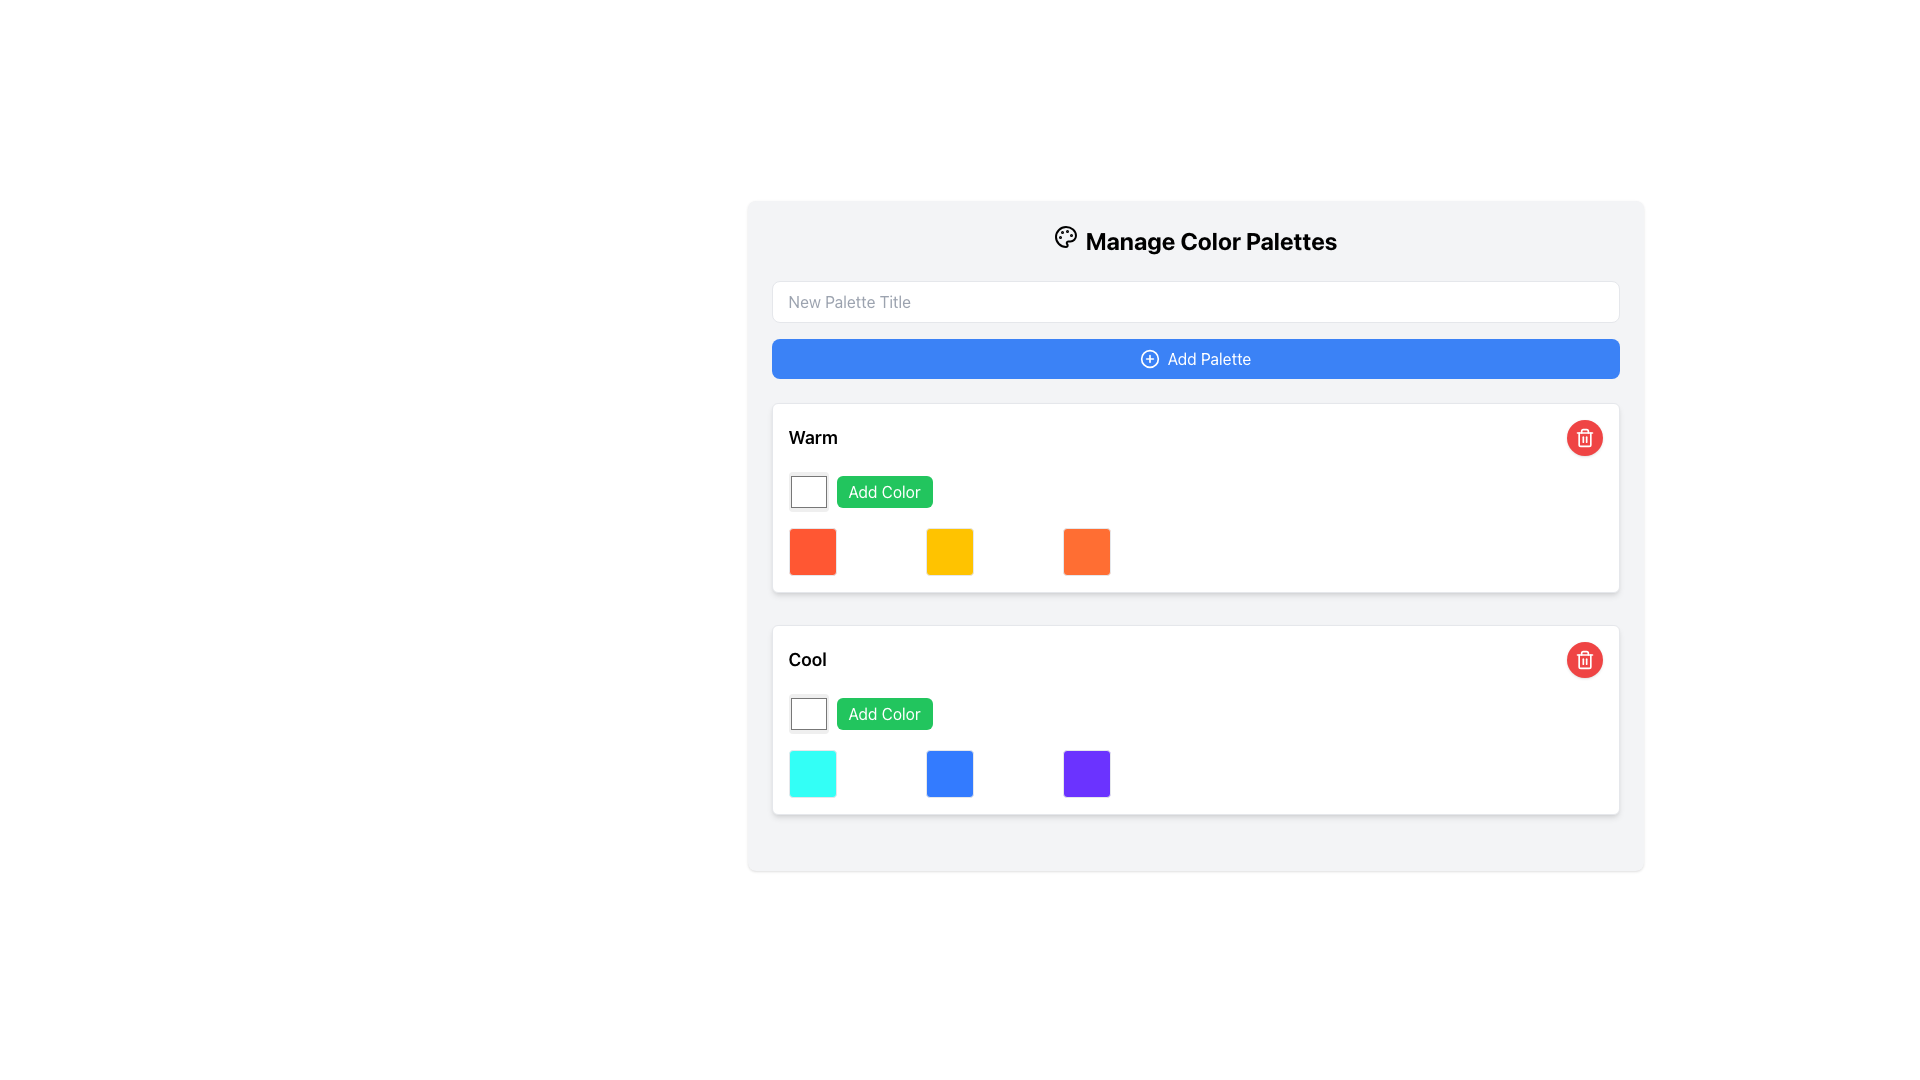 Image resolution: width=1920 pixels, height=1080 pixels. I want to click on the trash can icon located inside the red circular button to the far right of the 'Warm' section, which is the second of two similar buttons presented vertically, so click(1583, 438).